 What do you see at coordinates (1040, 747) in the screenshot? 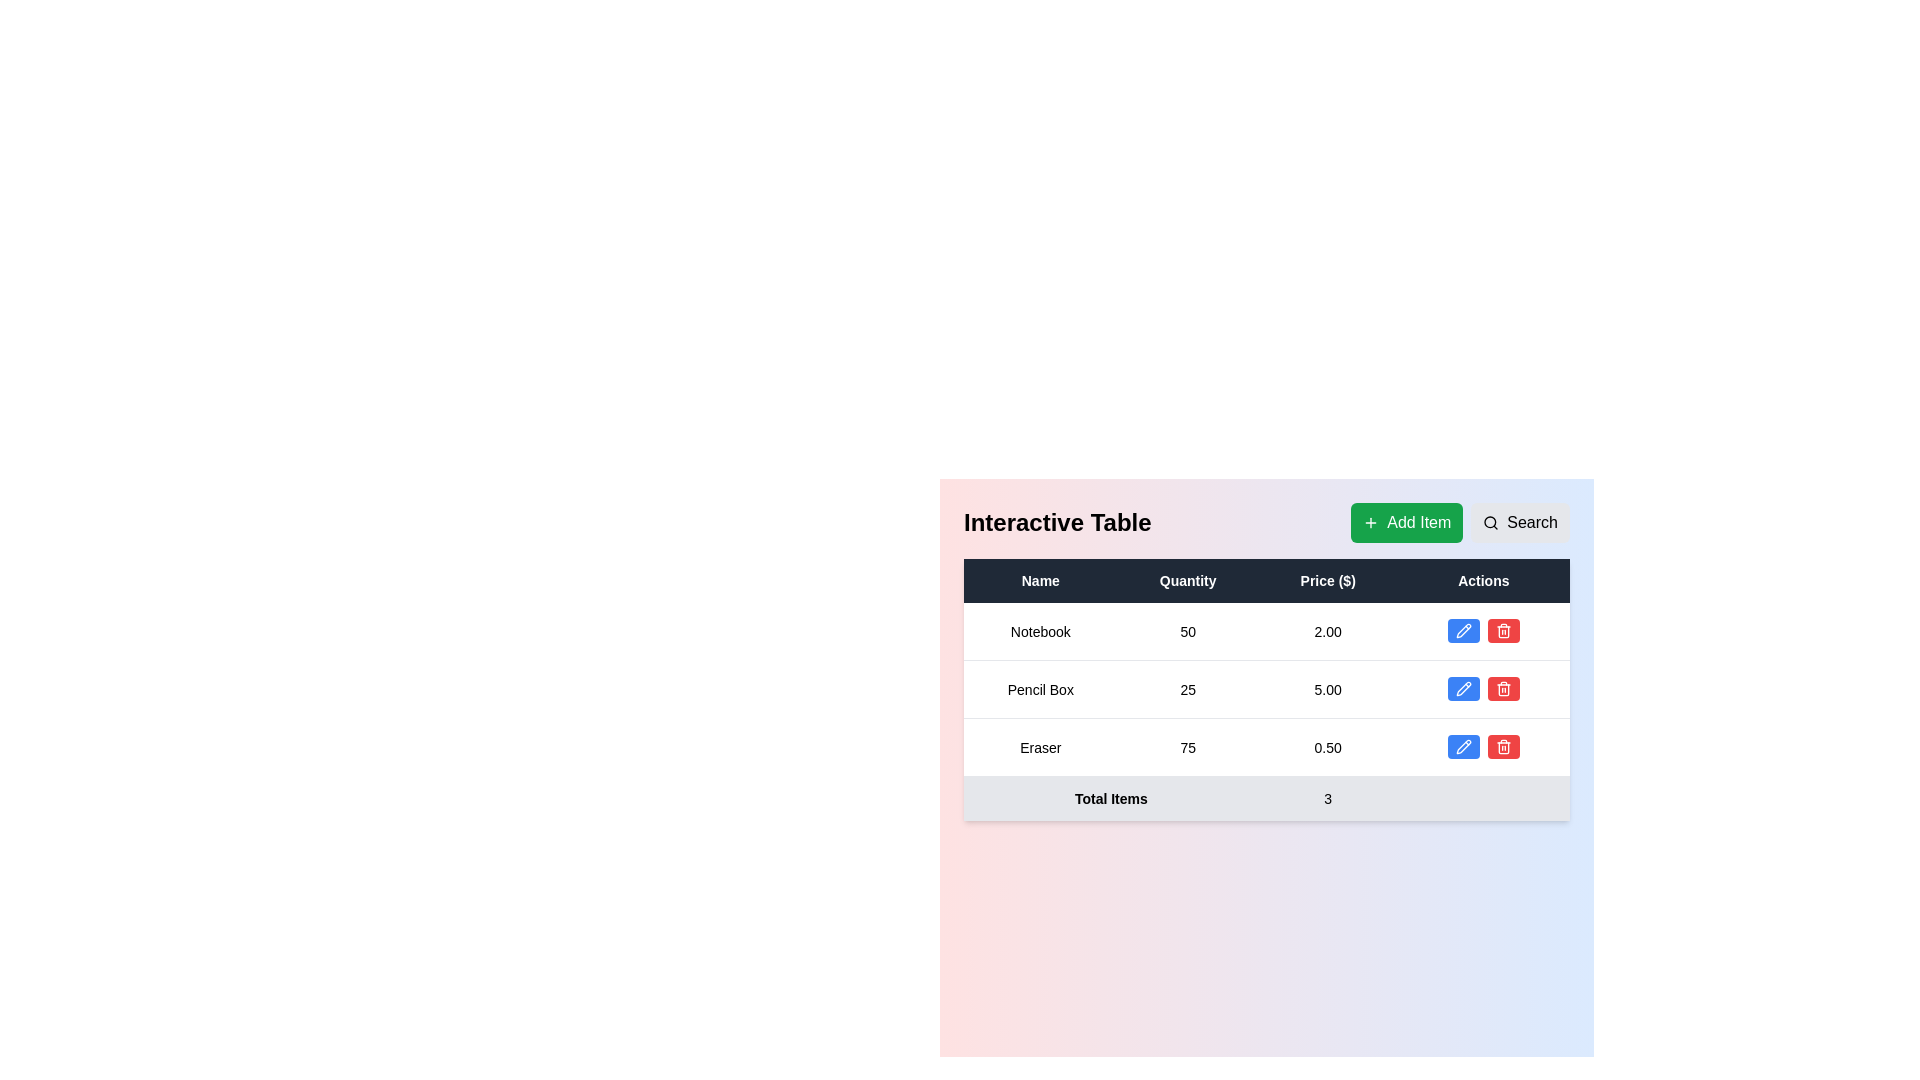
I see `the 'Eraser' text located in the first cell of the third row under the 'Name' column in the table` at bounding box center [1040, 747].